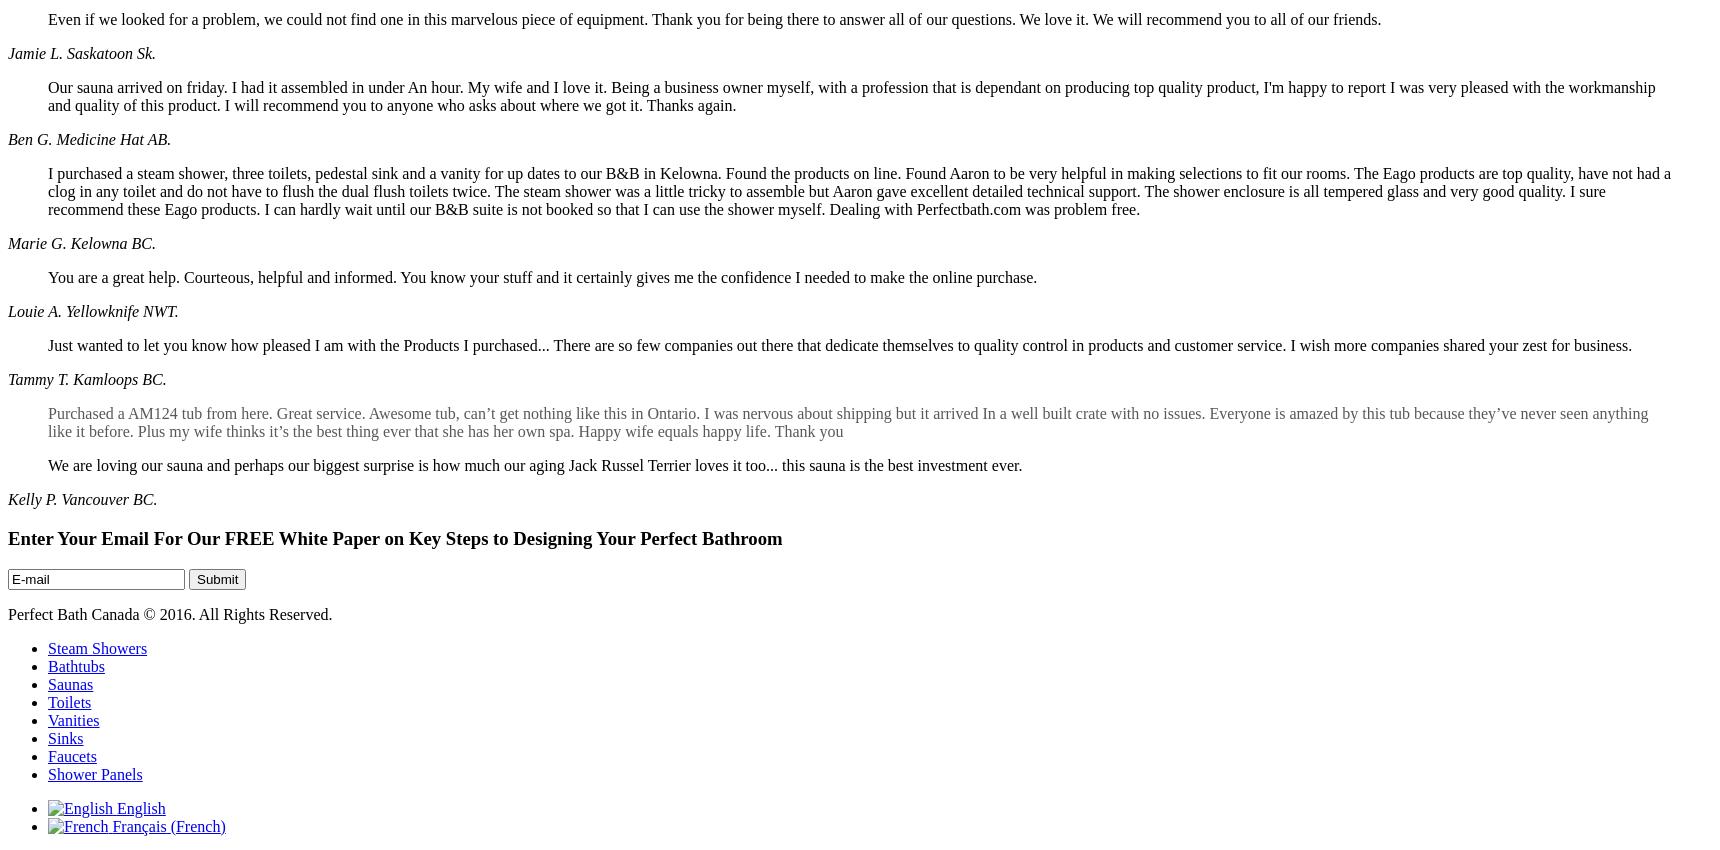 This screenshot has height=850, width=1720. Describe the element at coordinates (847, 422) in the screenshot. I see `'Purchased a AM124 tub from here. Great service. Awesome tub, can’t get nothing like this in Ontario. I was nervous about shipping but it arrived In a well built crate with no issues. Everyone is amazed by this tub because they’ve never seen anything like it before. Plus my wife thinks it’s the best thing ever that she has her own spa. Happy wife equals happy life. Thank you'` at that location.